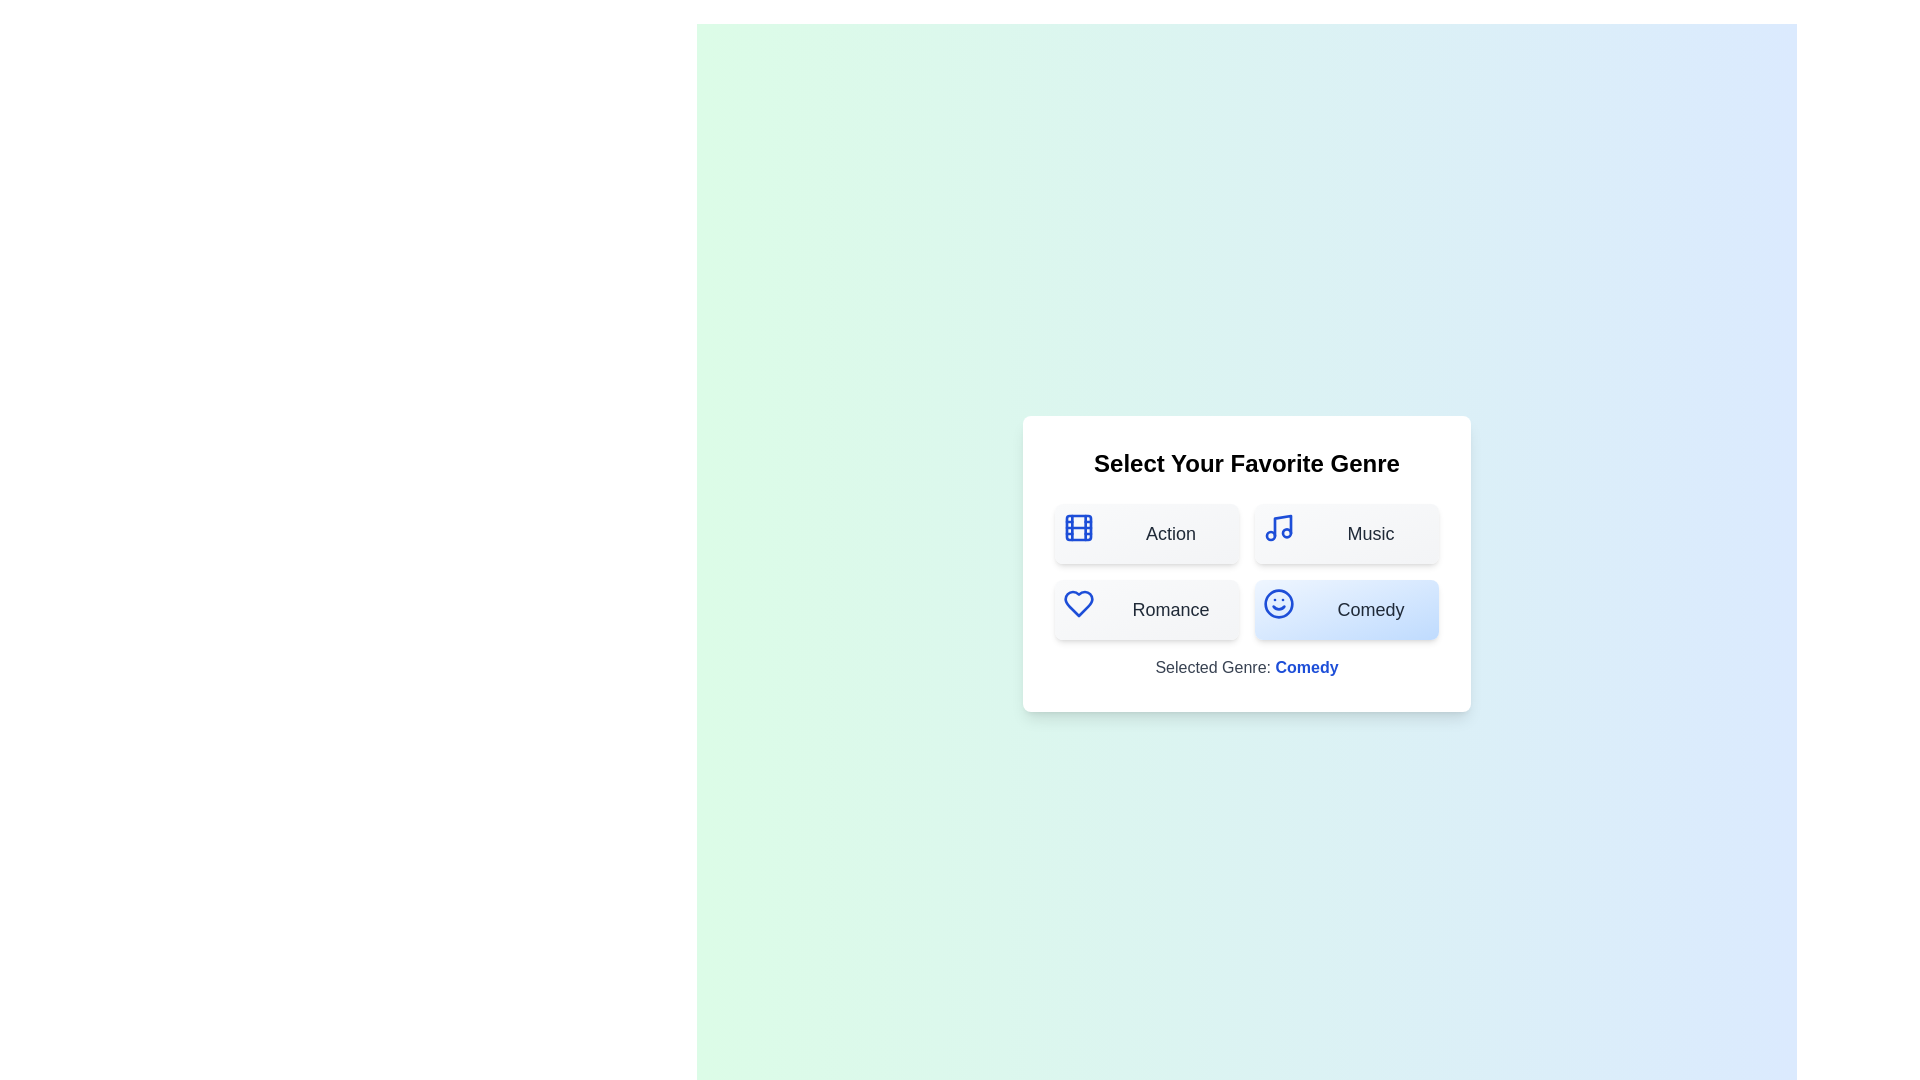  I want to click on the 'Action' genre selection button, which is the first button in the grid located at the top-left corner, to the left of the 'Music' button and above the 'Romance' button, so click(1147, 532).